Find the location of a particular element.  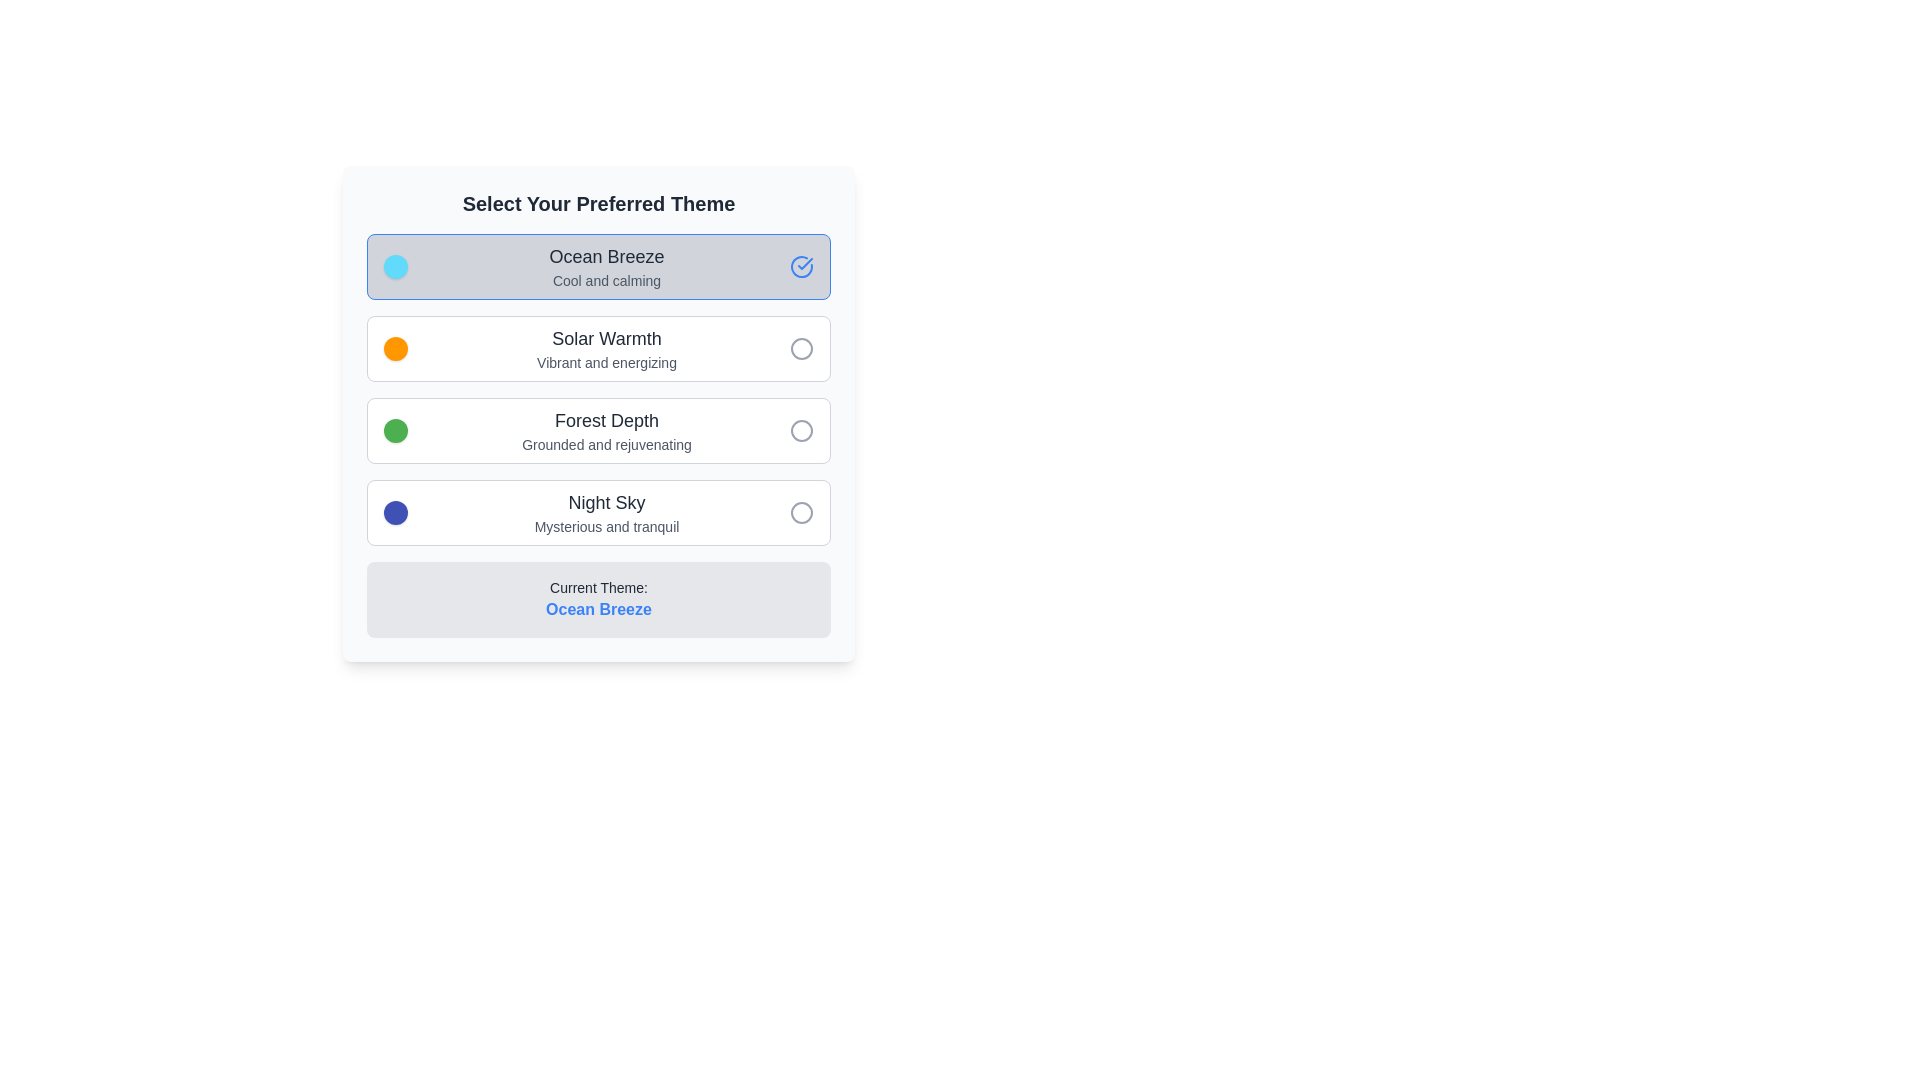

the text label that serves as the title for the third theme option, positioned above the description 'Grounded and rejuvenating' is located at coordinates (605, 419).